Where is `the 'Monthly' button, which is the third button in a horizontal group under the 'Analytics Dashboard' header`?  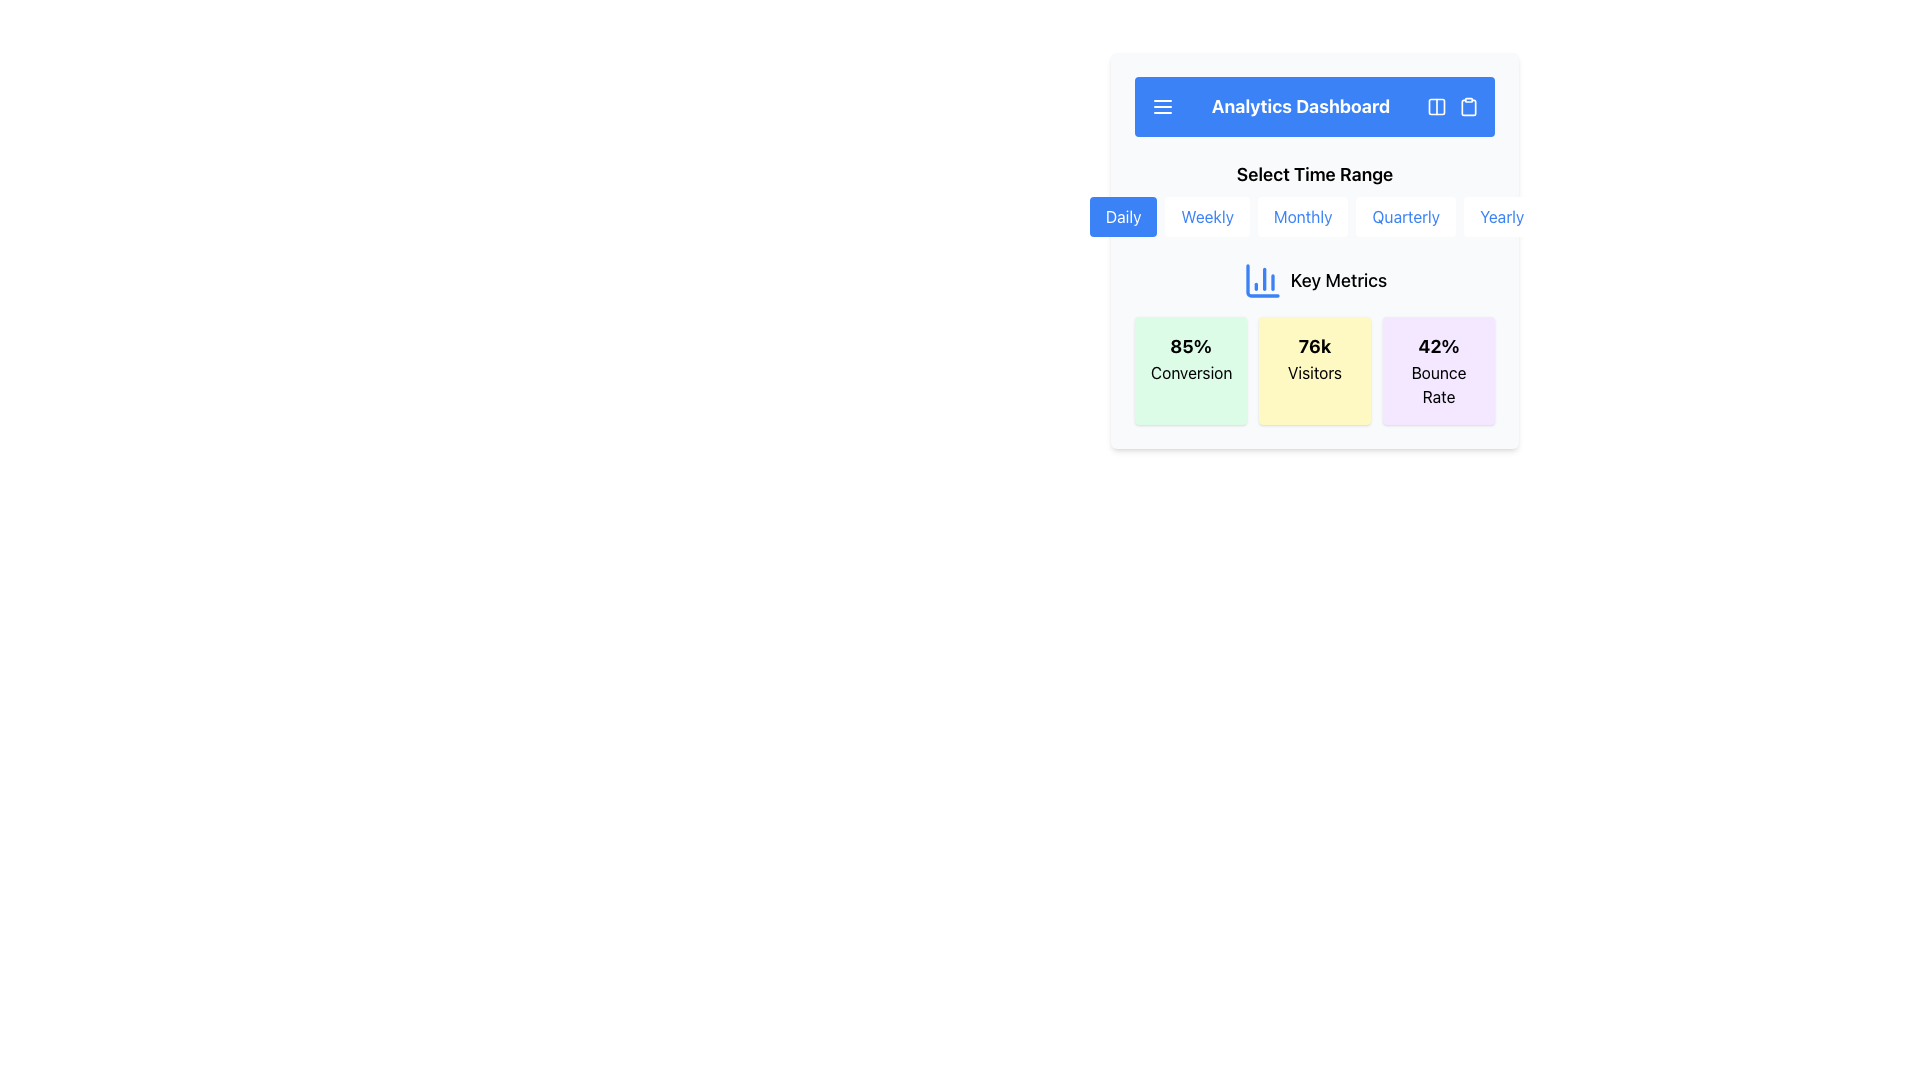
the 'Monthly' button, which is the third button in a horizontal group under the 'Analytics Dashboard' header is located at coordinates (1303, 216).